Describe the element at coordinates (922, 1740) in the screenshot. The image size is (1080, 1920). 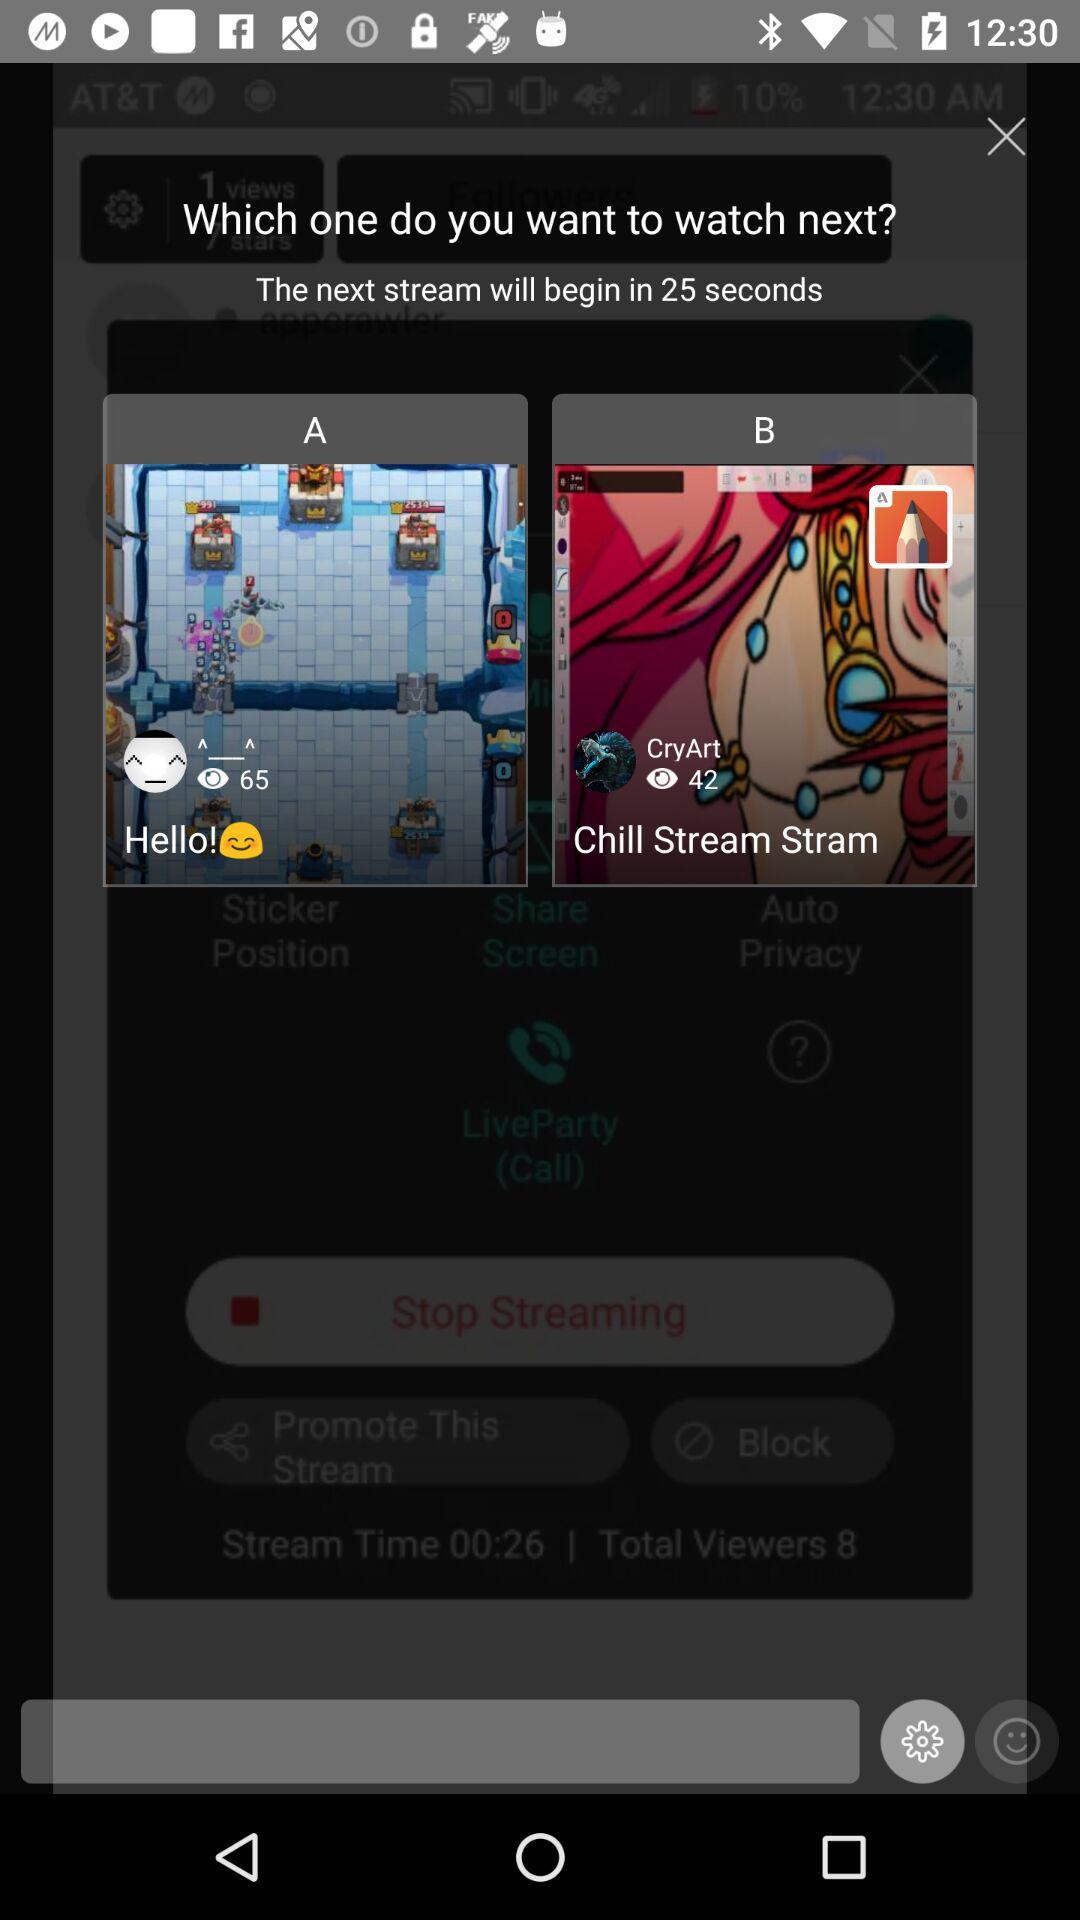
I see `the settings icon` at that location.